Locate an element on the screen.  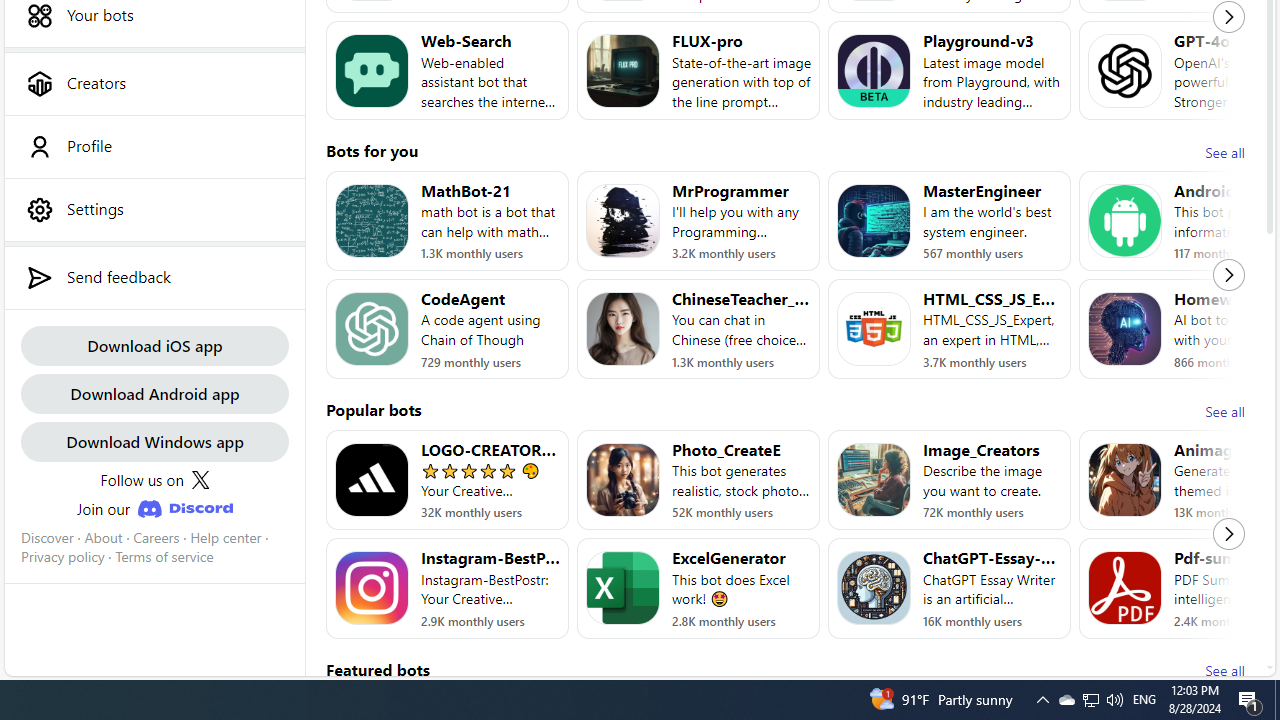
'Bot image for Pdf-summarizer-64K' is located at coordinates (1125, 587).